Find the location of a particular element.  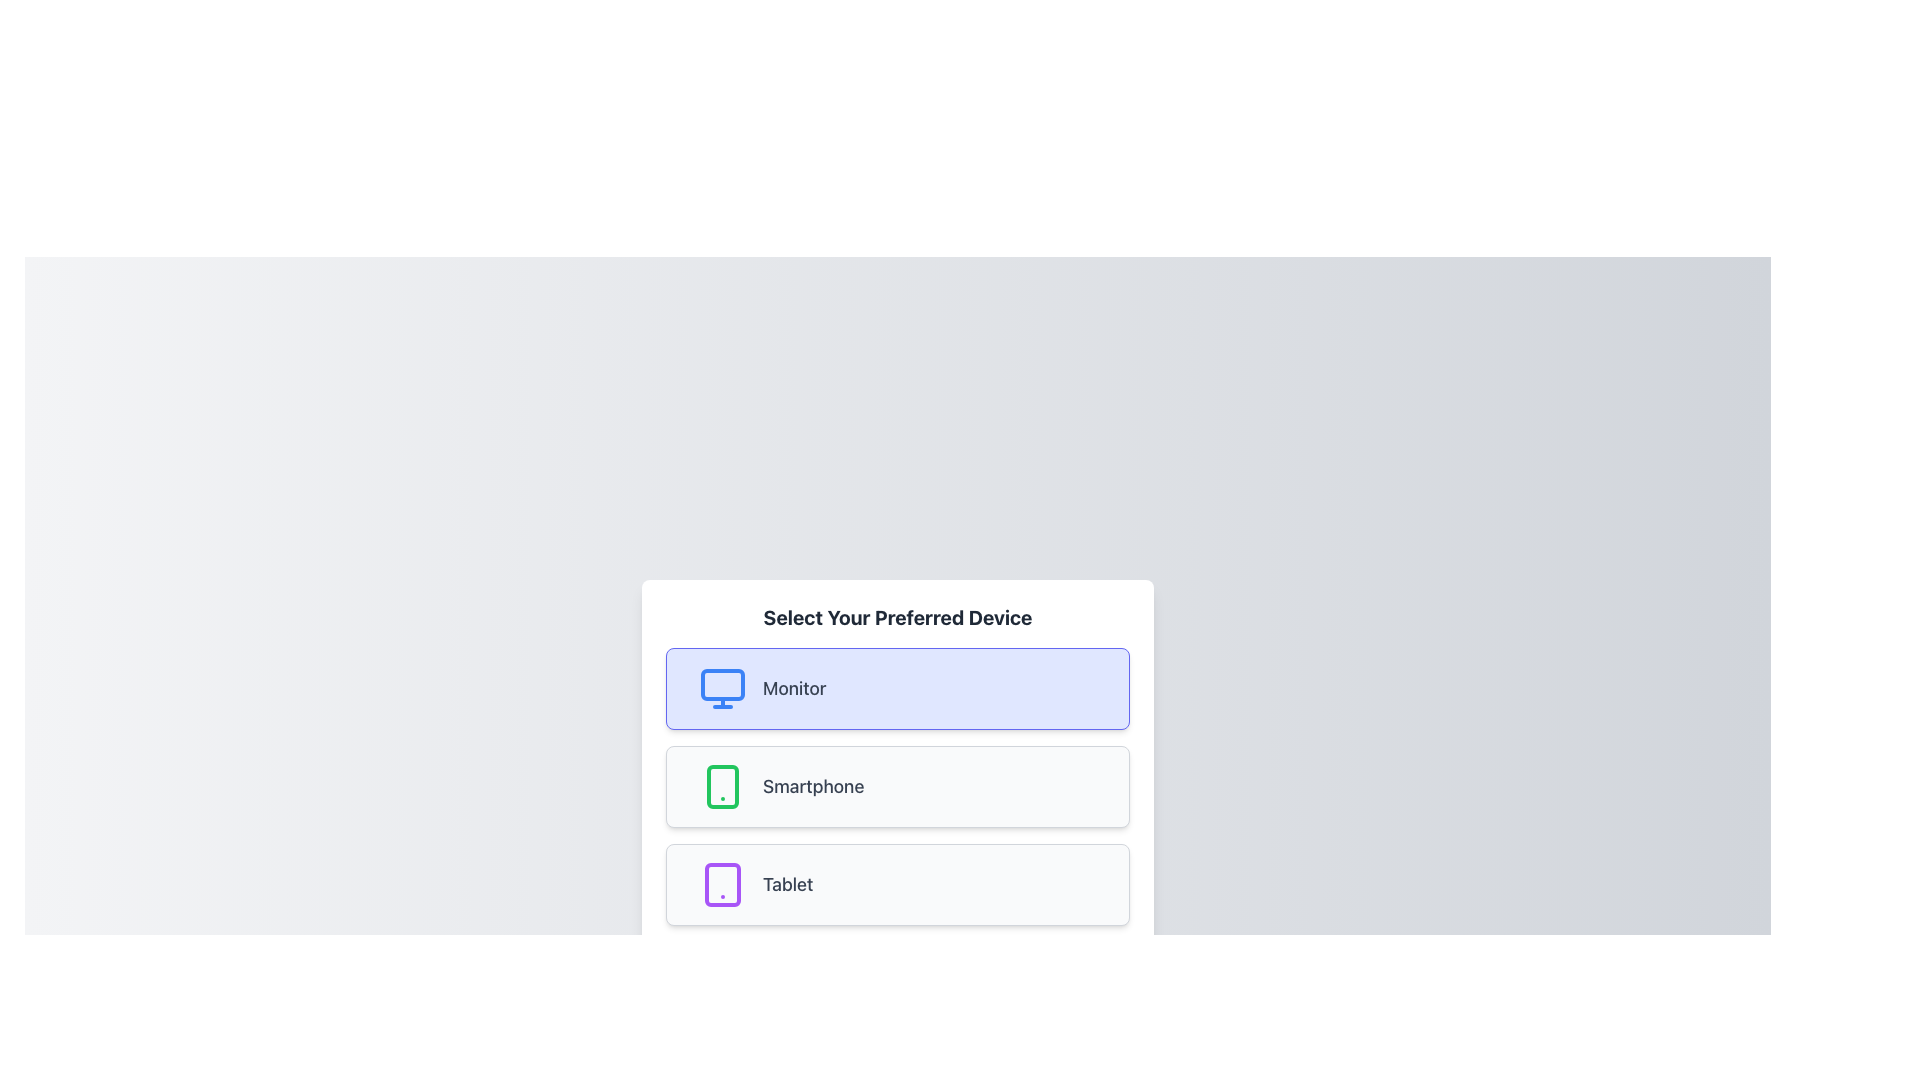

the text label for the 'Tablet' device, which is part of the third option in a vertical list of selectable cards, located to the right of the tablet icon is located at coordinates (787, 883).